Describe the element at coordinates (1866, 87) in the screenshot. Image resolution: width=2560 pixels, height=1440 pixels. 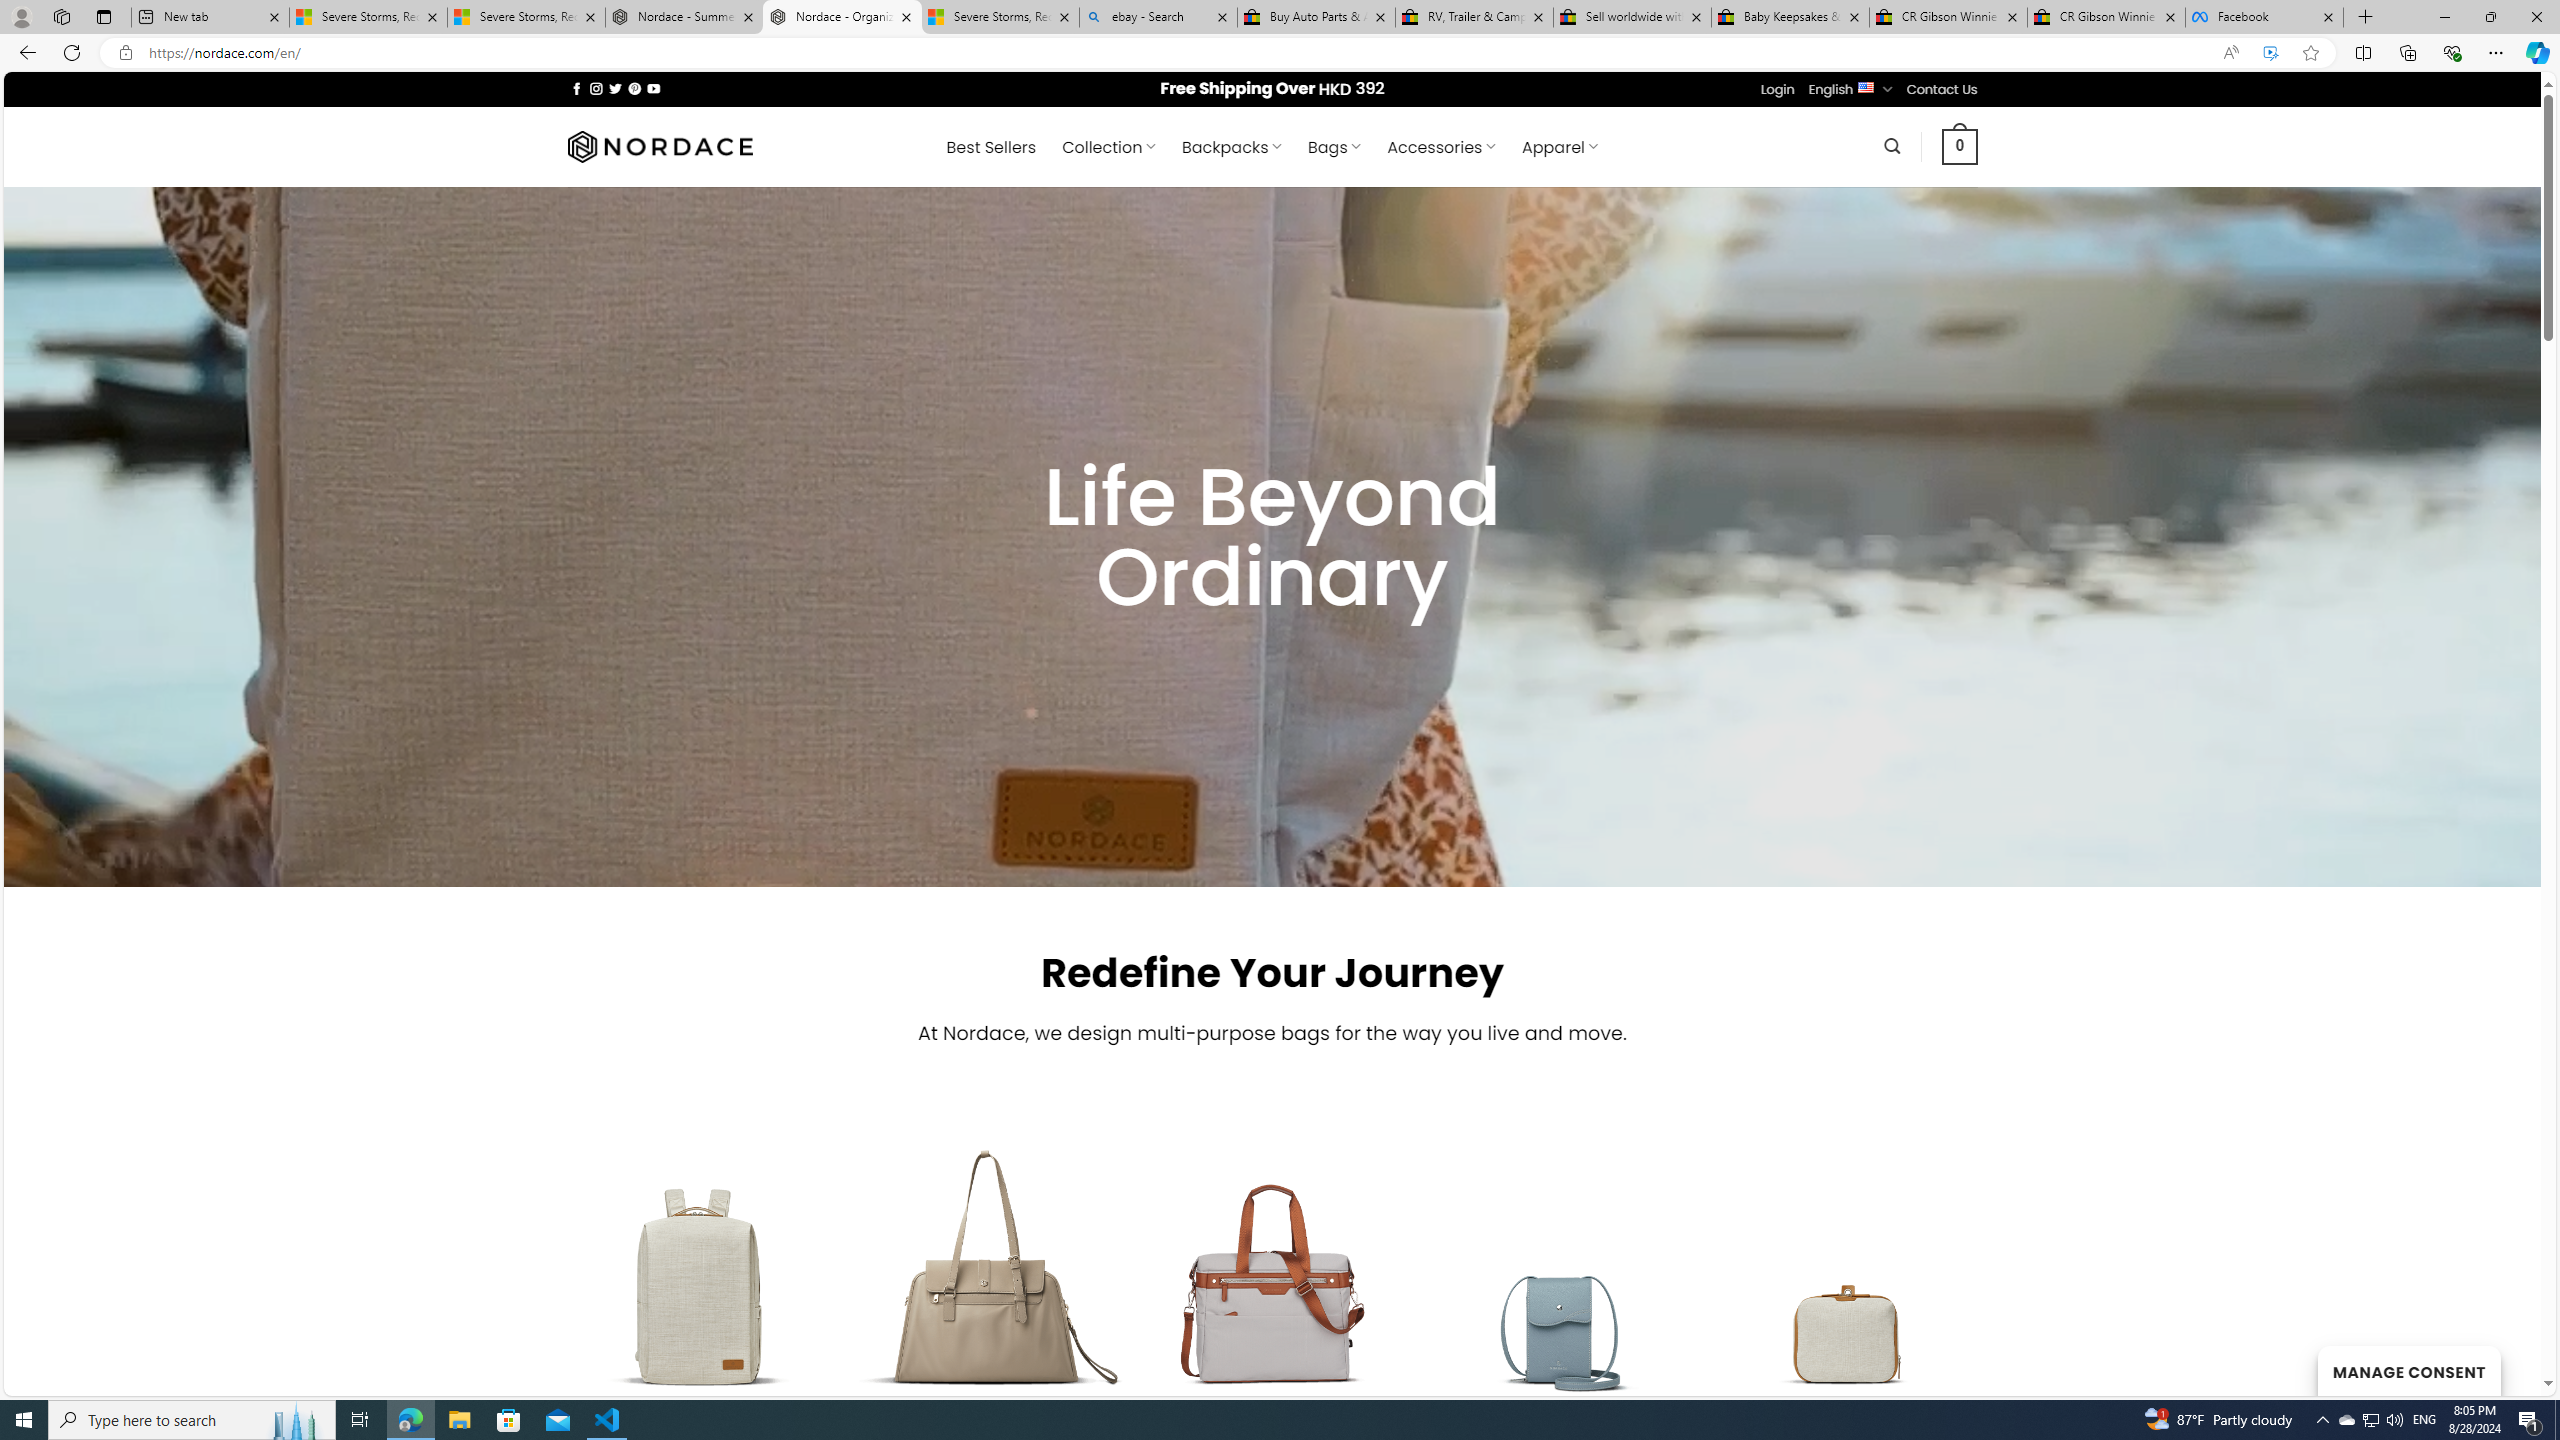
I see `'English'` at that location.